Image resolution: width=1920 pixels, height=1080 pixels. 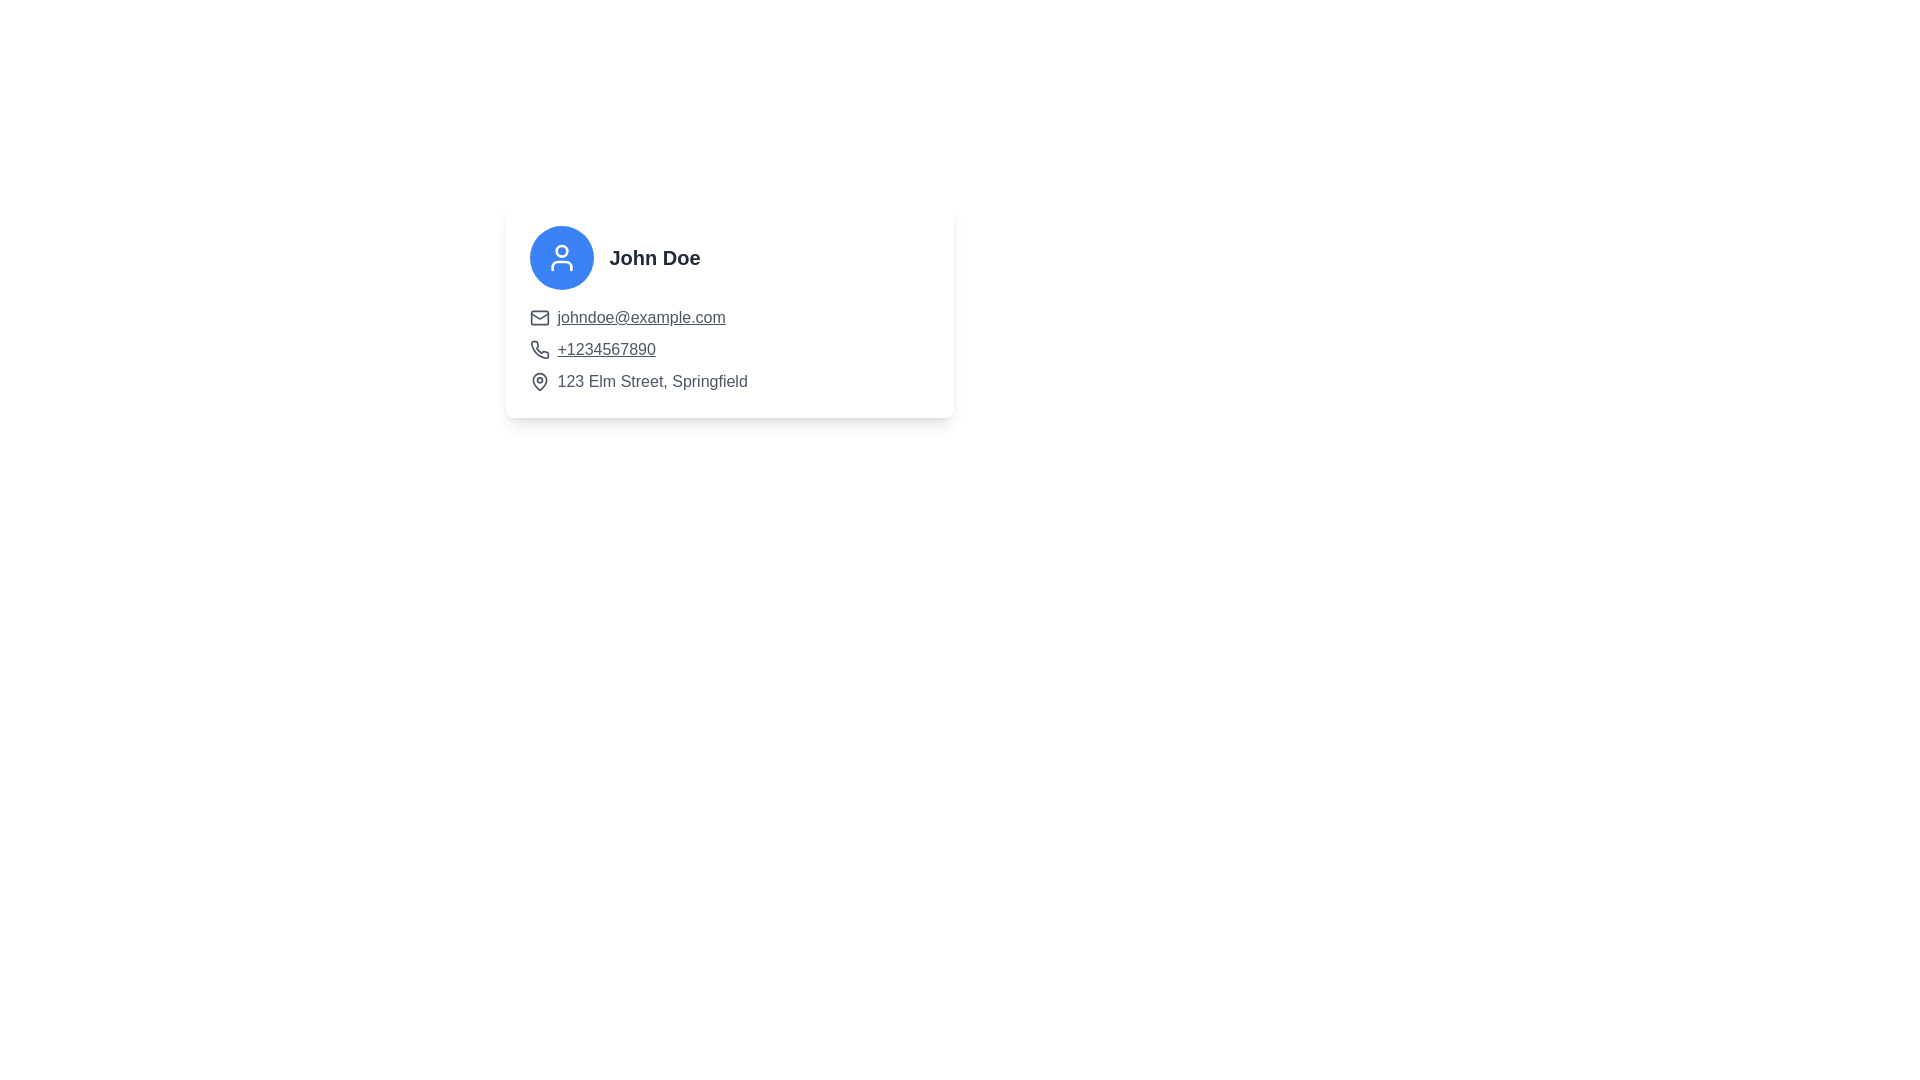 I want to click on the user icon located in the top-left corner of the white card interface, which is part of a blue circular area with a white outline, so click(x=560, y=257).